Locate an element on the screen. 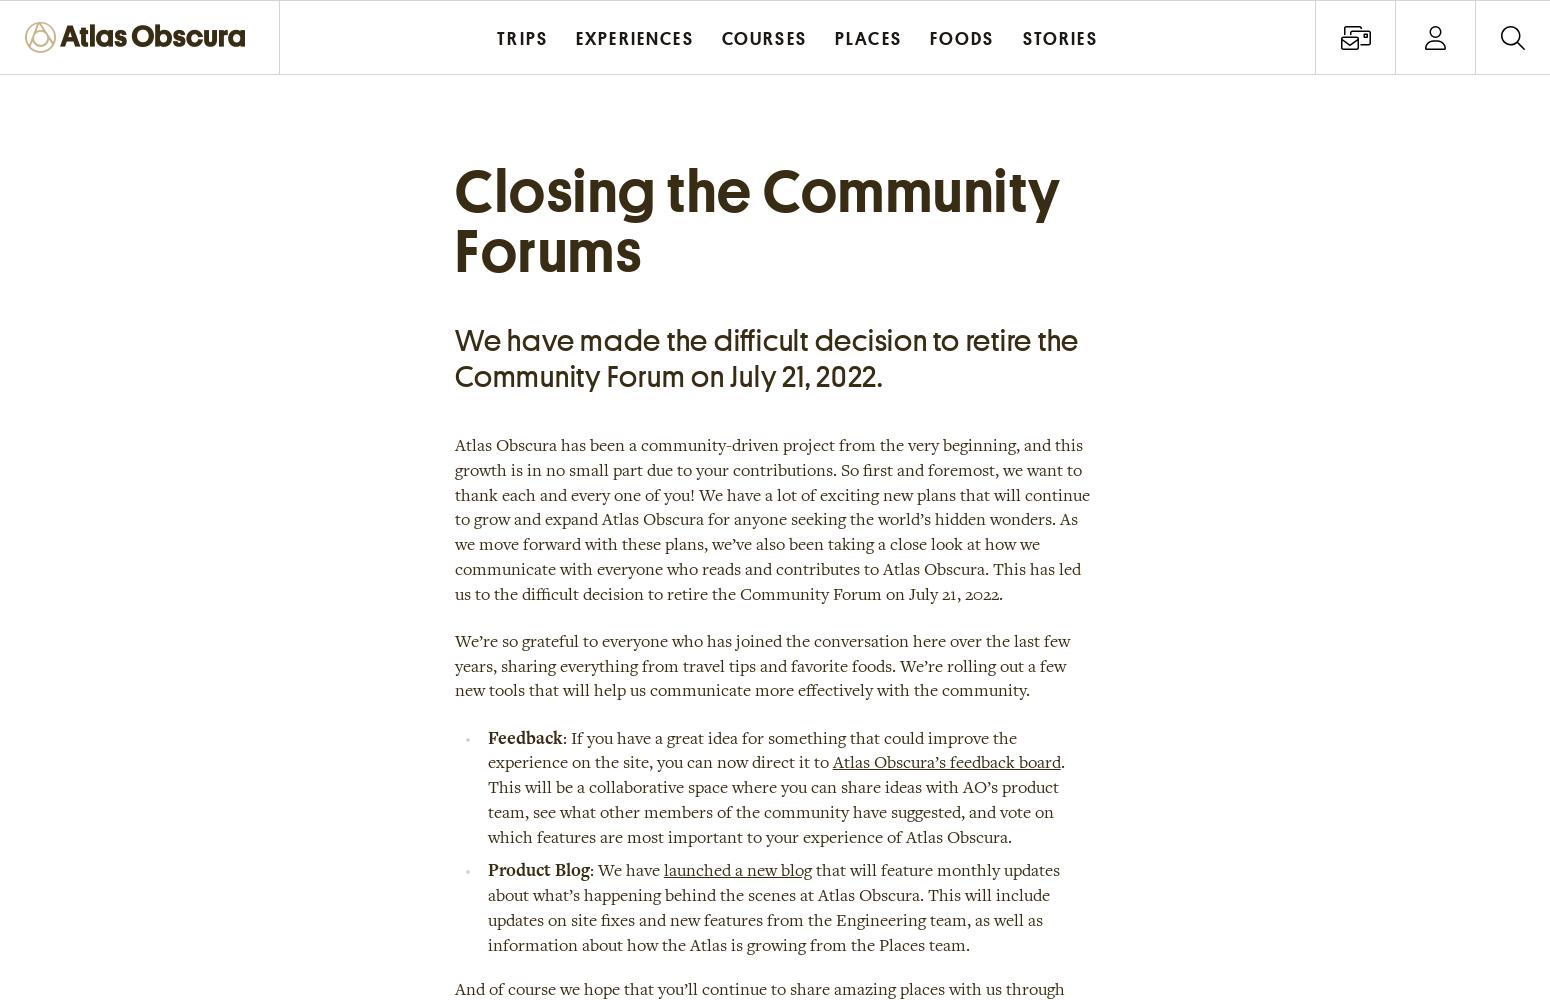 This screenshot has width=1550, height=1000. '. This will be a collaborative space where you can share ideas with AO’s product team, see what other members of the community have suggested, and vote on which features are most important to your experience of Atlas Obscura.' is located at coordinates (775, 801).